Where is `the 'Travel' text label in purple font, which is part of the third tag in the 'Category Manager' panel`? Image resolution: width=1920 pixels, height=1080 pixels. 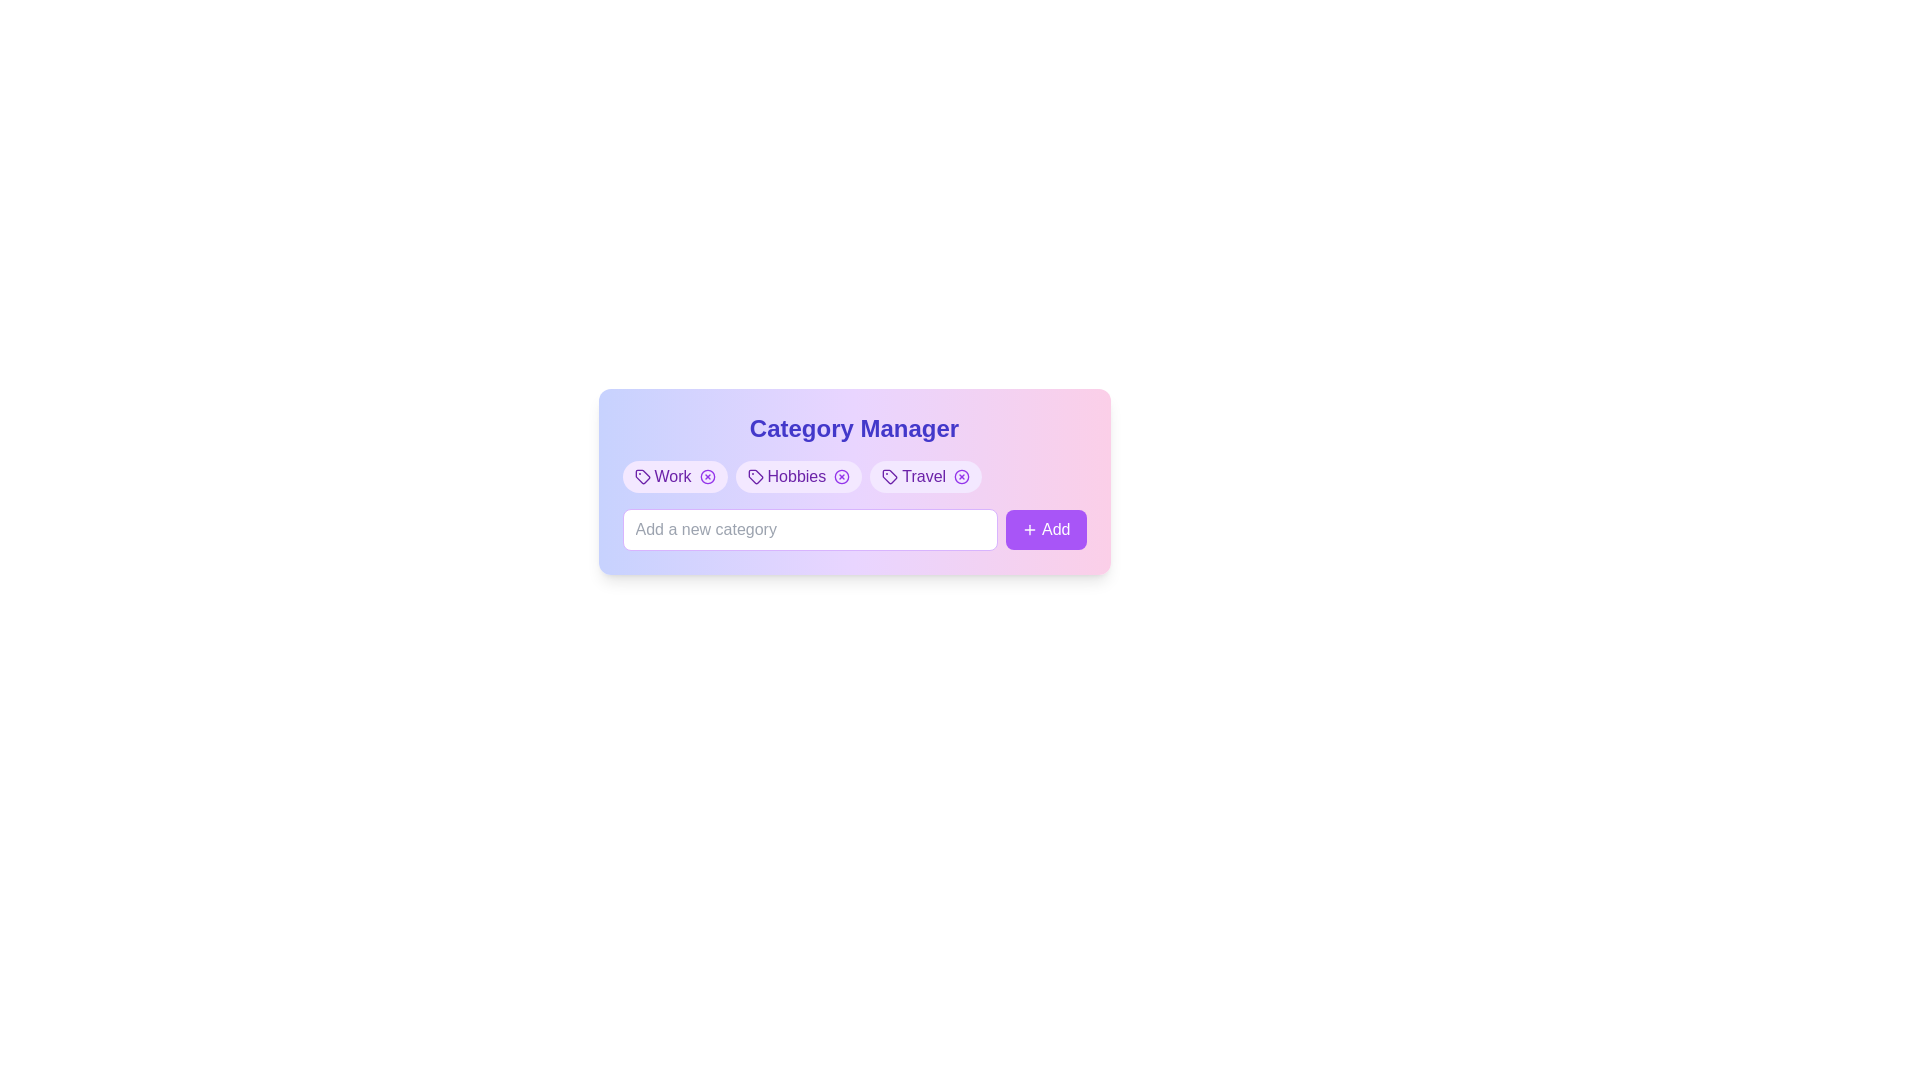
the 'Travel' text label in purple font, which is part of the third tag in the 'Category Manager' panel is located at coordinates (923, 477).